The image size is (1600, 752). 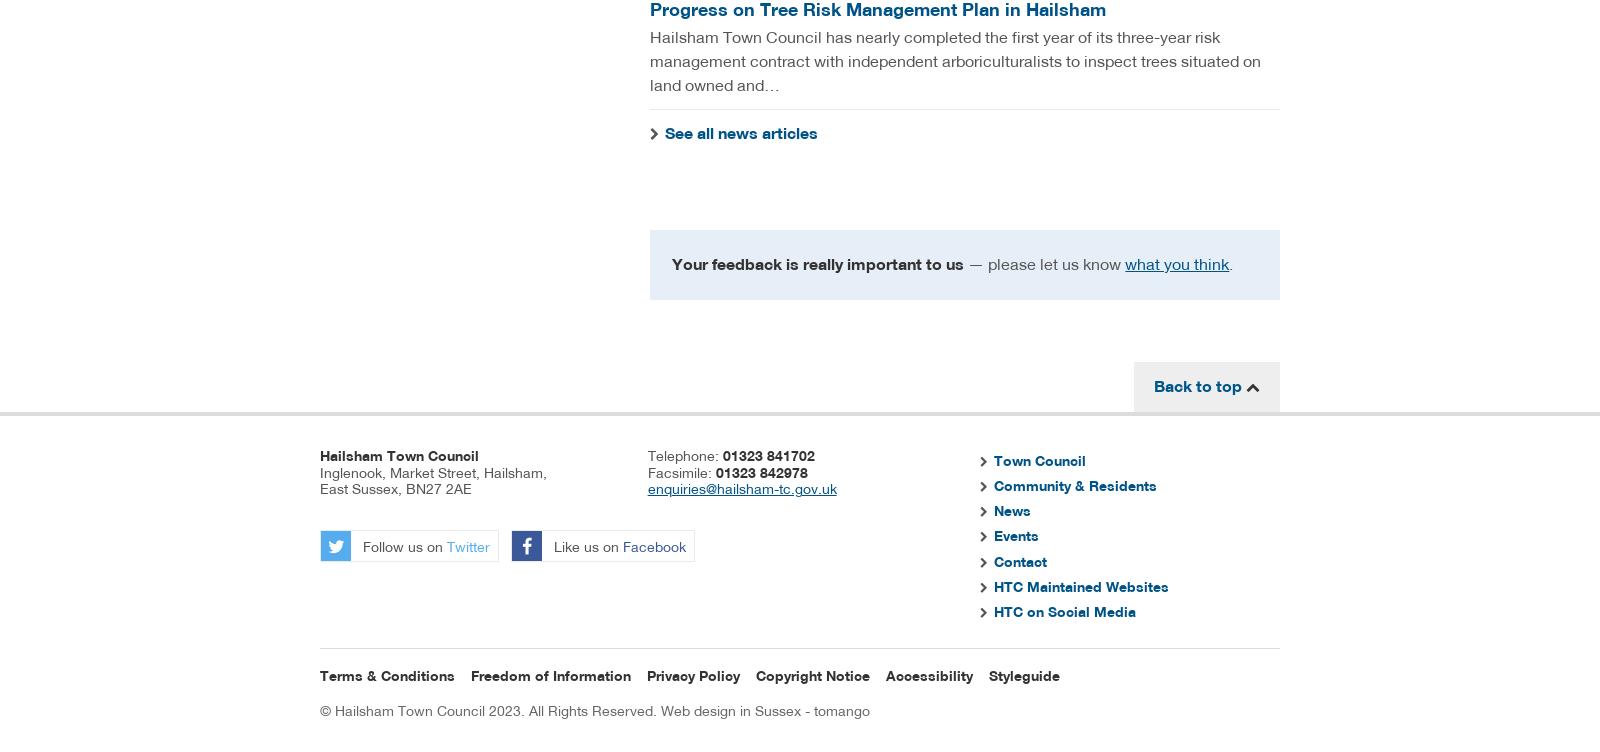 What do you see at coordinates (467, 546) in the screenshot?
I see `'Twitter'` at bounding box center [467, 546].